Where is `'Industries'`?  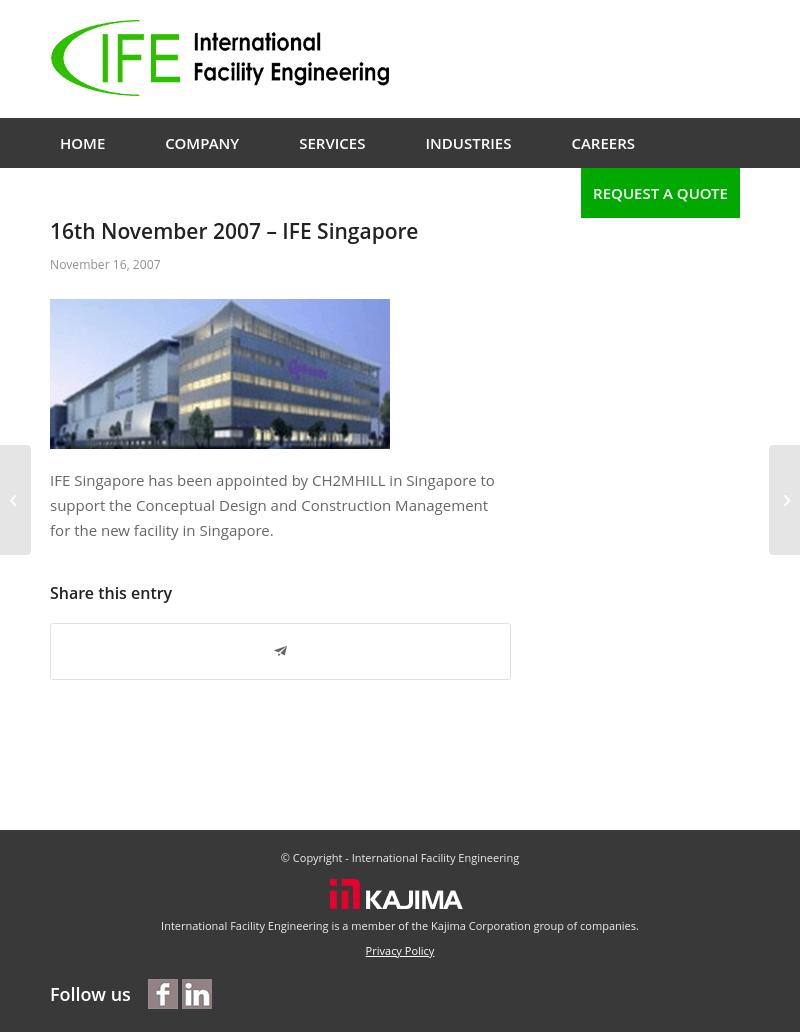 'Industries' is located at coordinates (468, 142).